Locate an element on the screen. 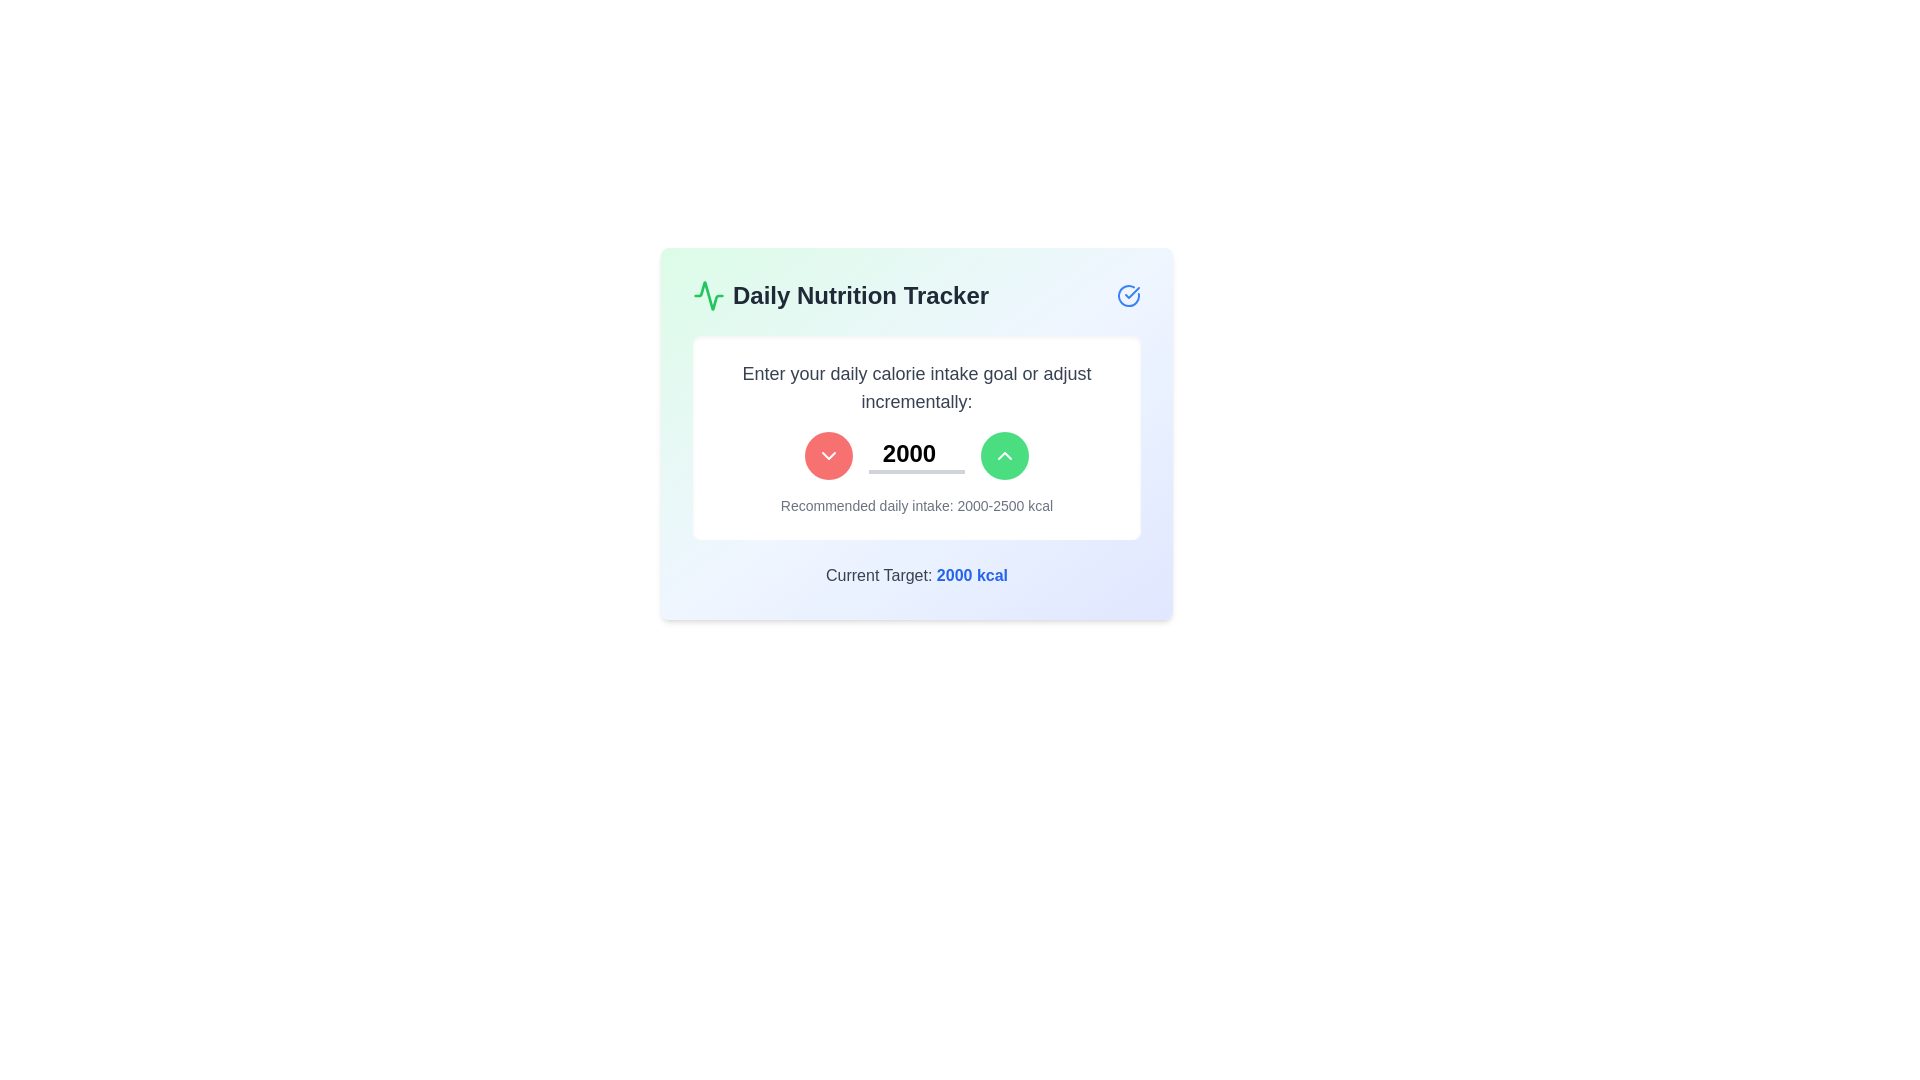  the decrement button located to the left of the numerical input field displaying '2000' to decrement its value is located at coordinates (829, 455).